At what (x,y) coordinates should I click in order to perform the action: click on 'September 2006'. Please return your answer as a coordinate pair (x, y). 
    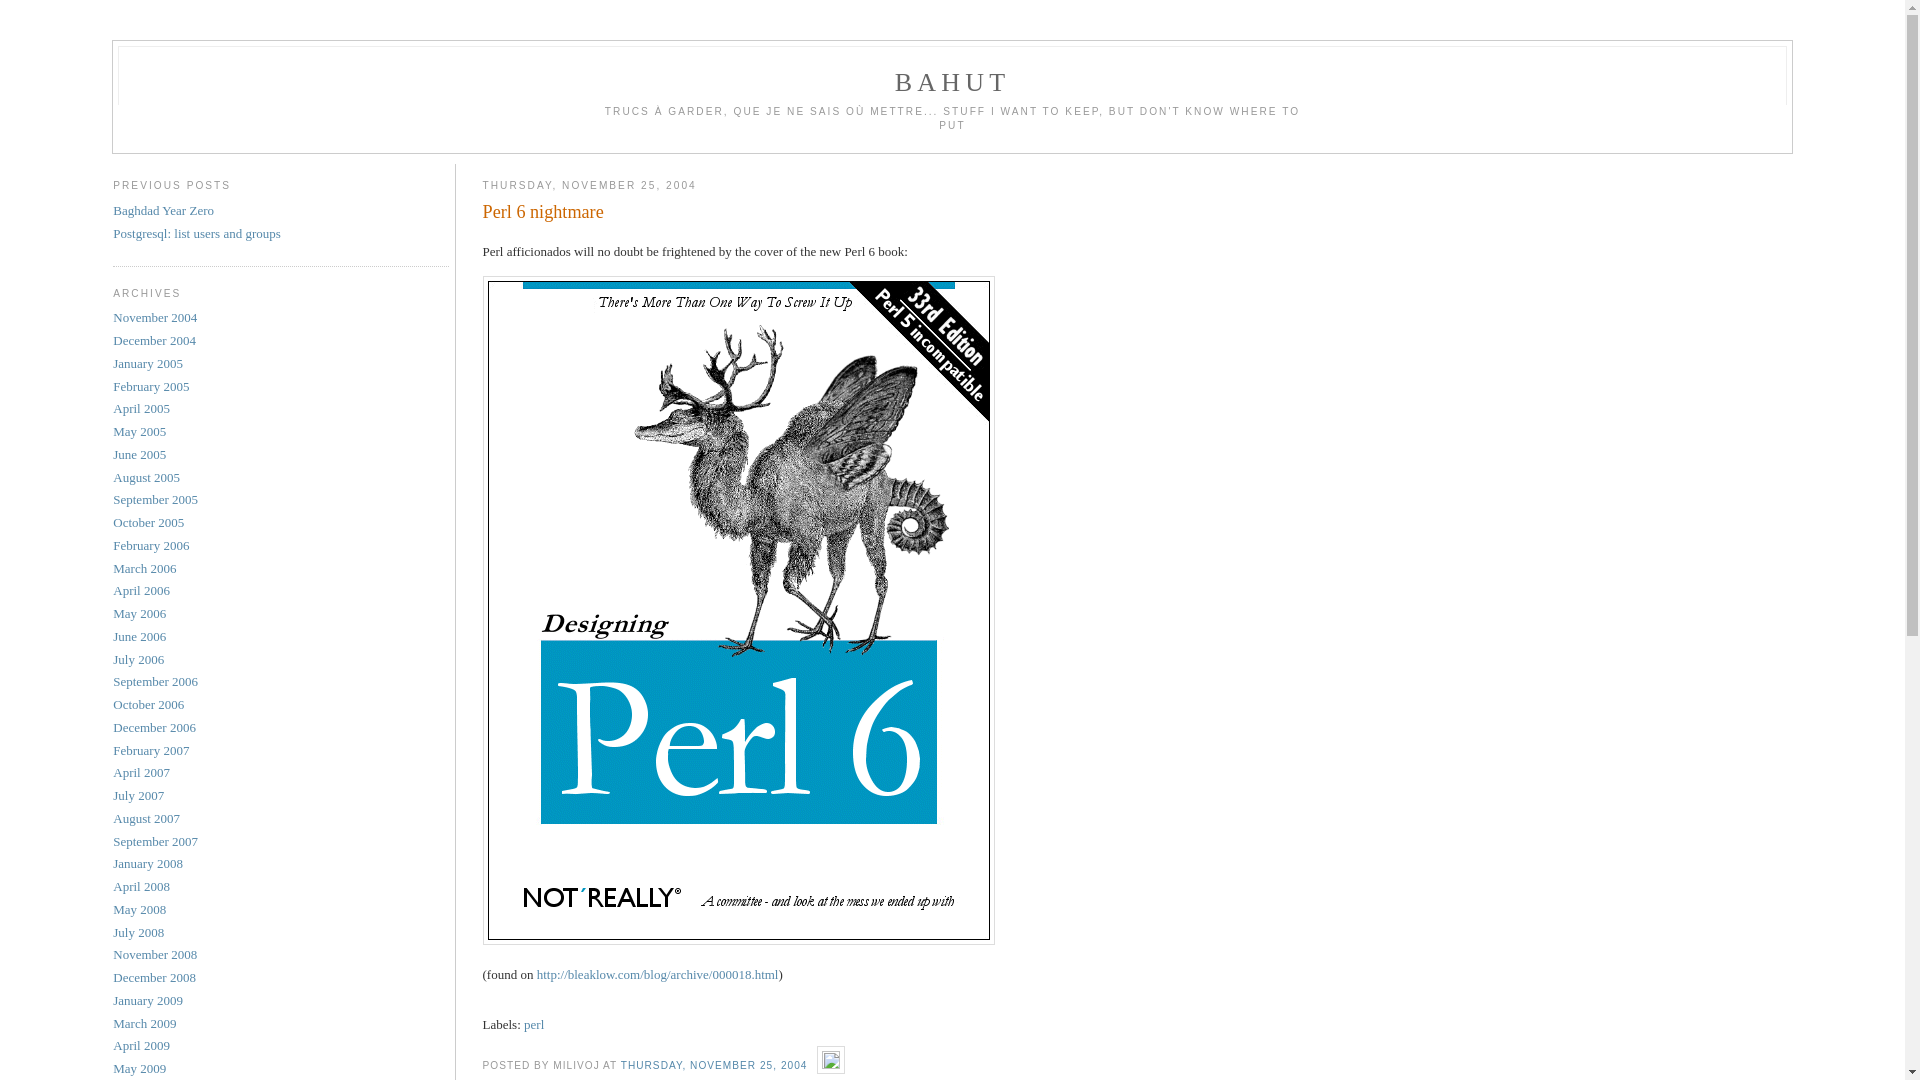
    Looking at the image, I should click on (154, 680).